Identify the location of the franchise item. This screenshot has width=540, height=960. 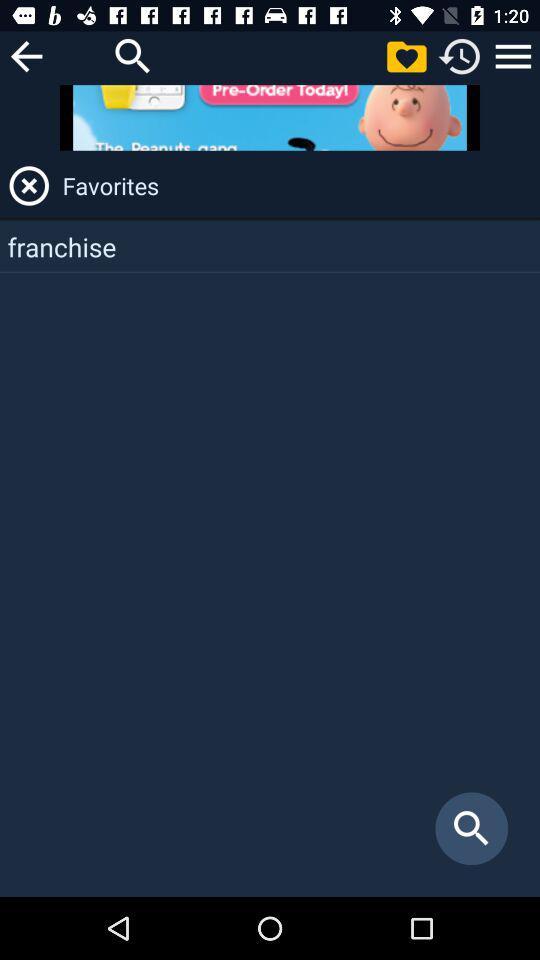
(270, 245).